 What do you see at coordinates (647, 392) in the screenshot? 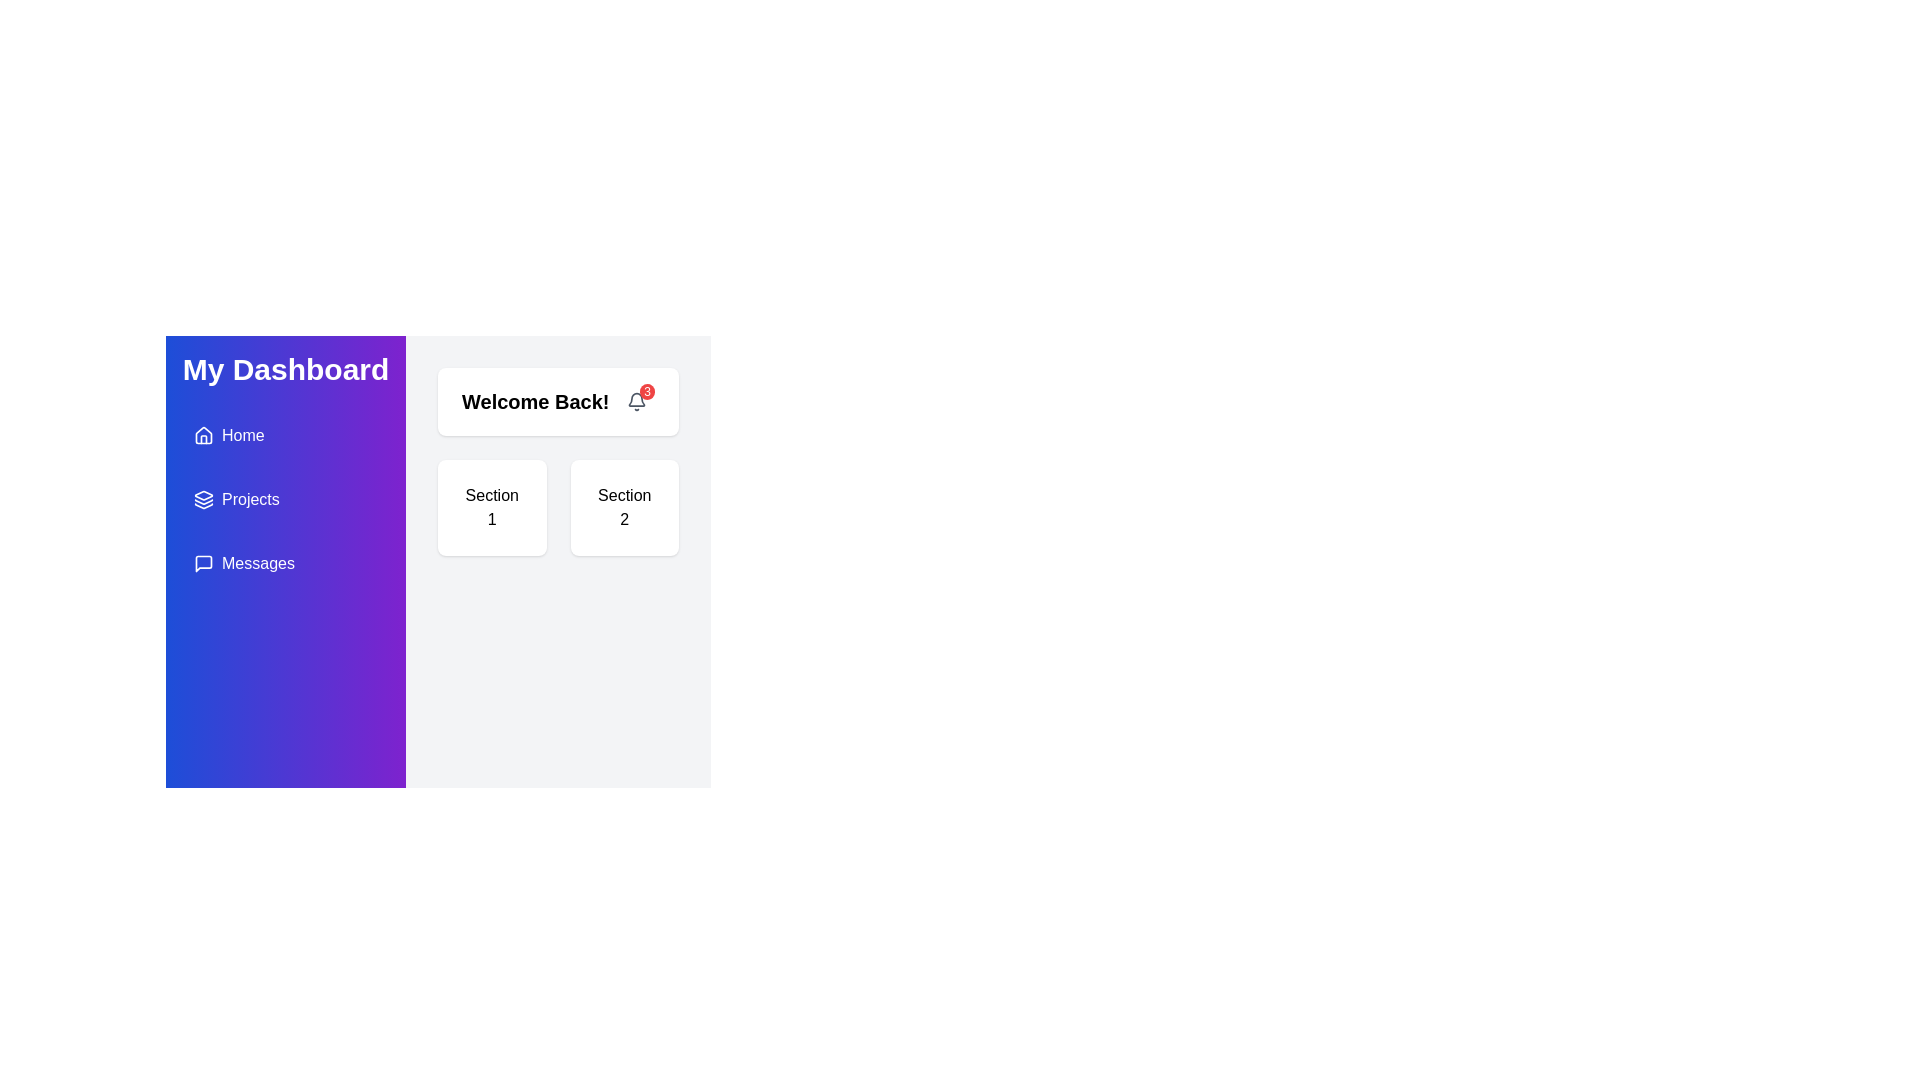
I see `the Notification Badge located at the top-right corner of the bell icon in the 'Welcome Back!' section, which indicates the number of new notifications or alerts` at bounding box center [647, 392].